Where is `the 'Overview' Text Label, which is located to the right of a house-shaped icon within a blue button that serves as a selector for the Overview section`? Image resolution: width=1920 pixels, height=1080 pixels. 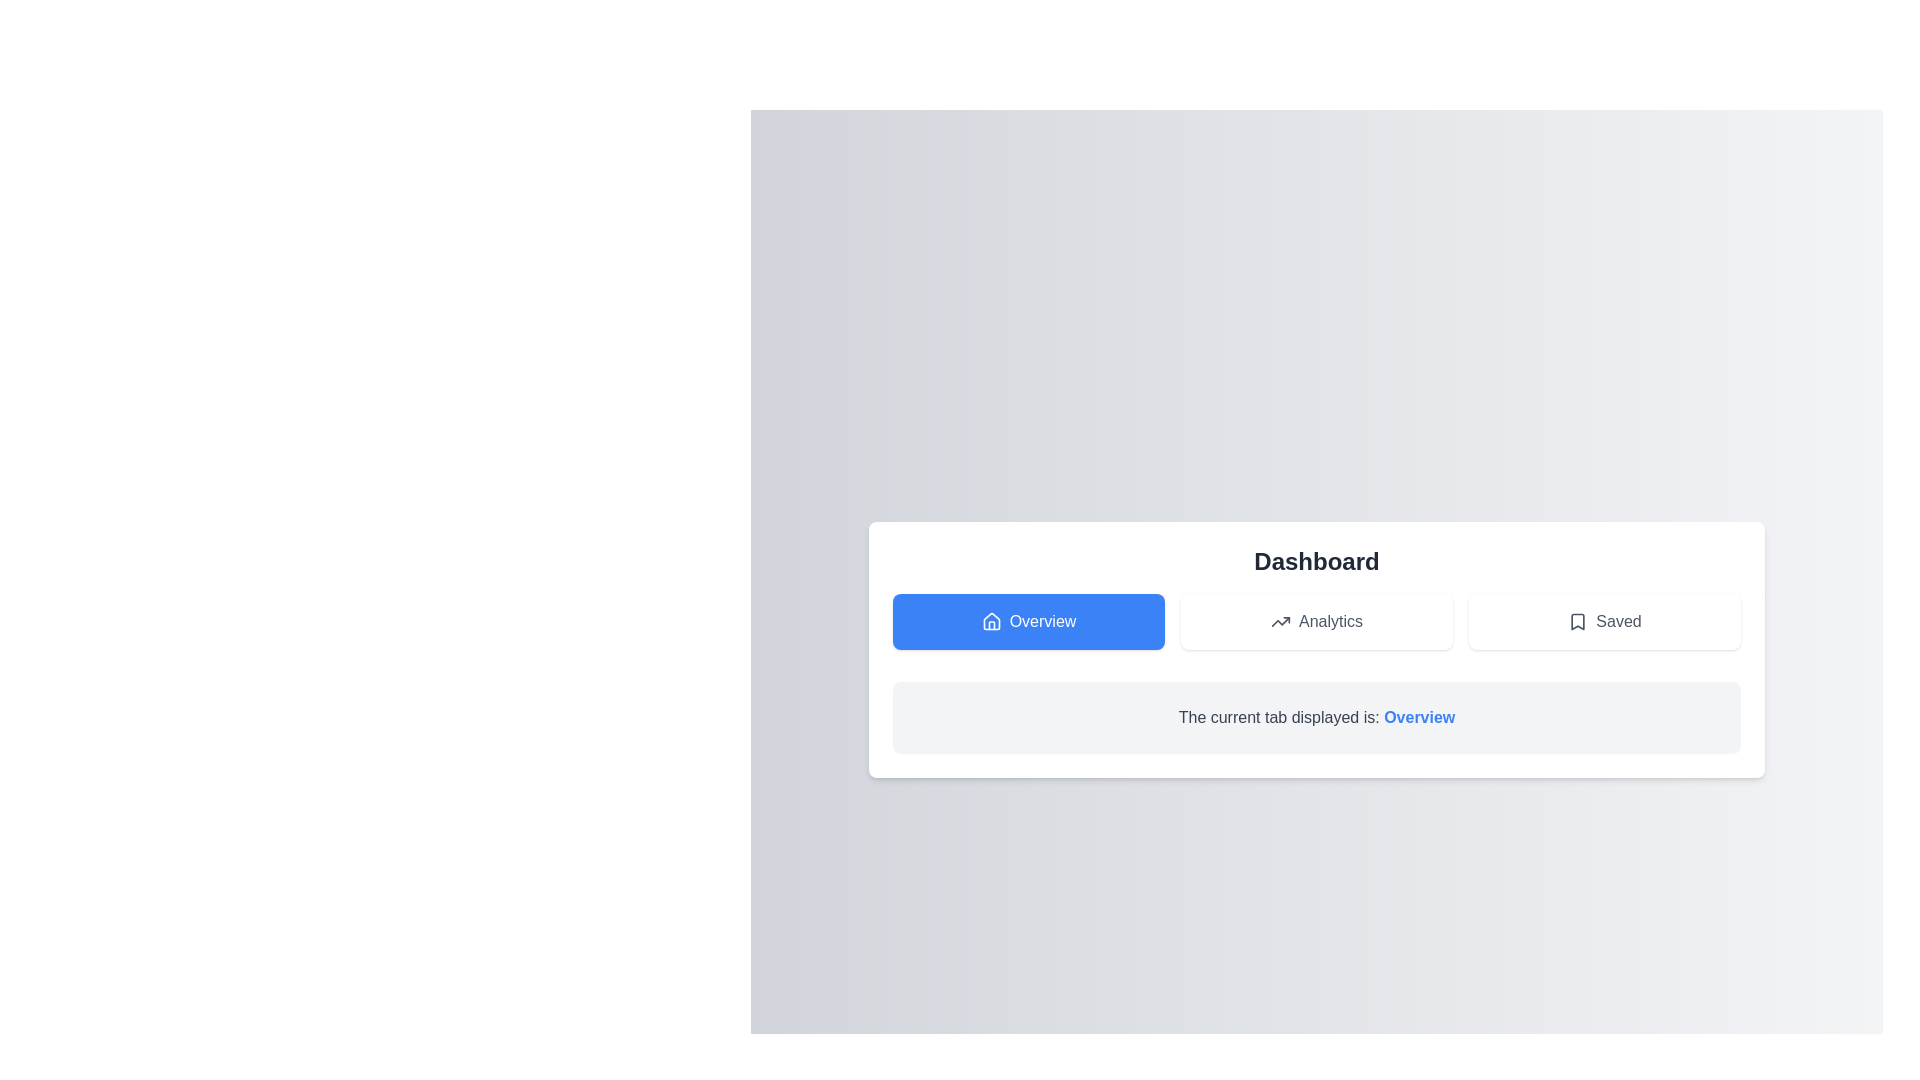 the 'Overview' Text Label, which is located to the right of a house-shaped icon within a blue button that serves as a selector for the Overview section is located at coordinates (1041, 620).